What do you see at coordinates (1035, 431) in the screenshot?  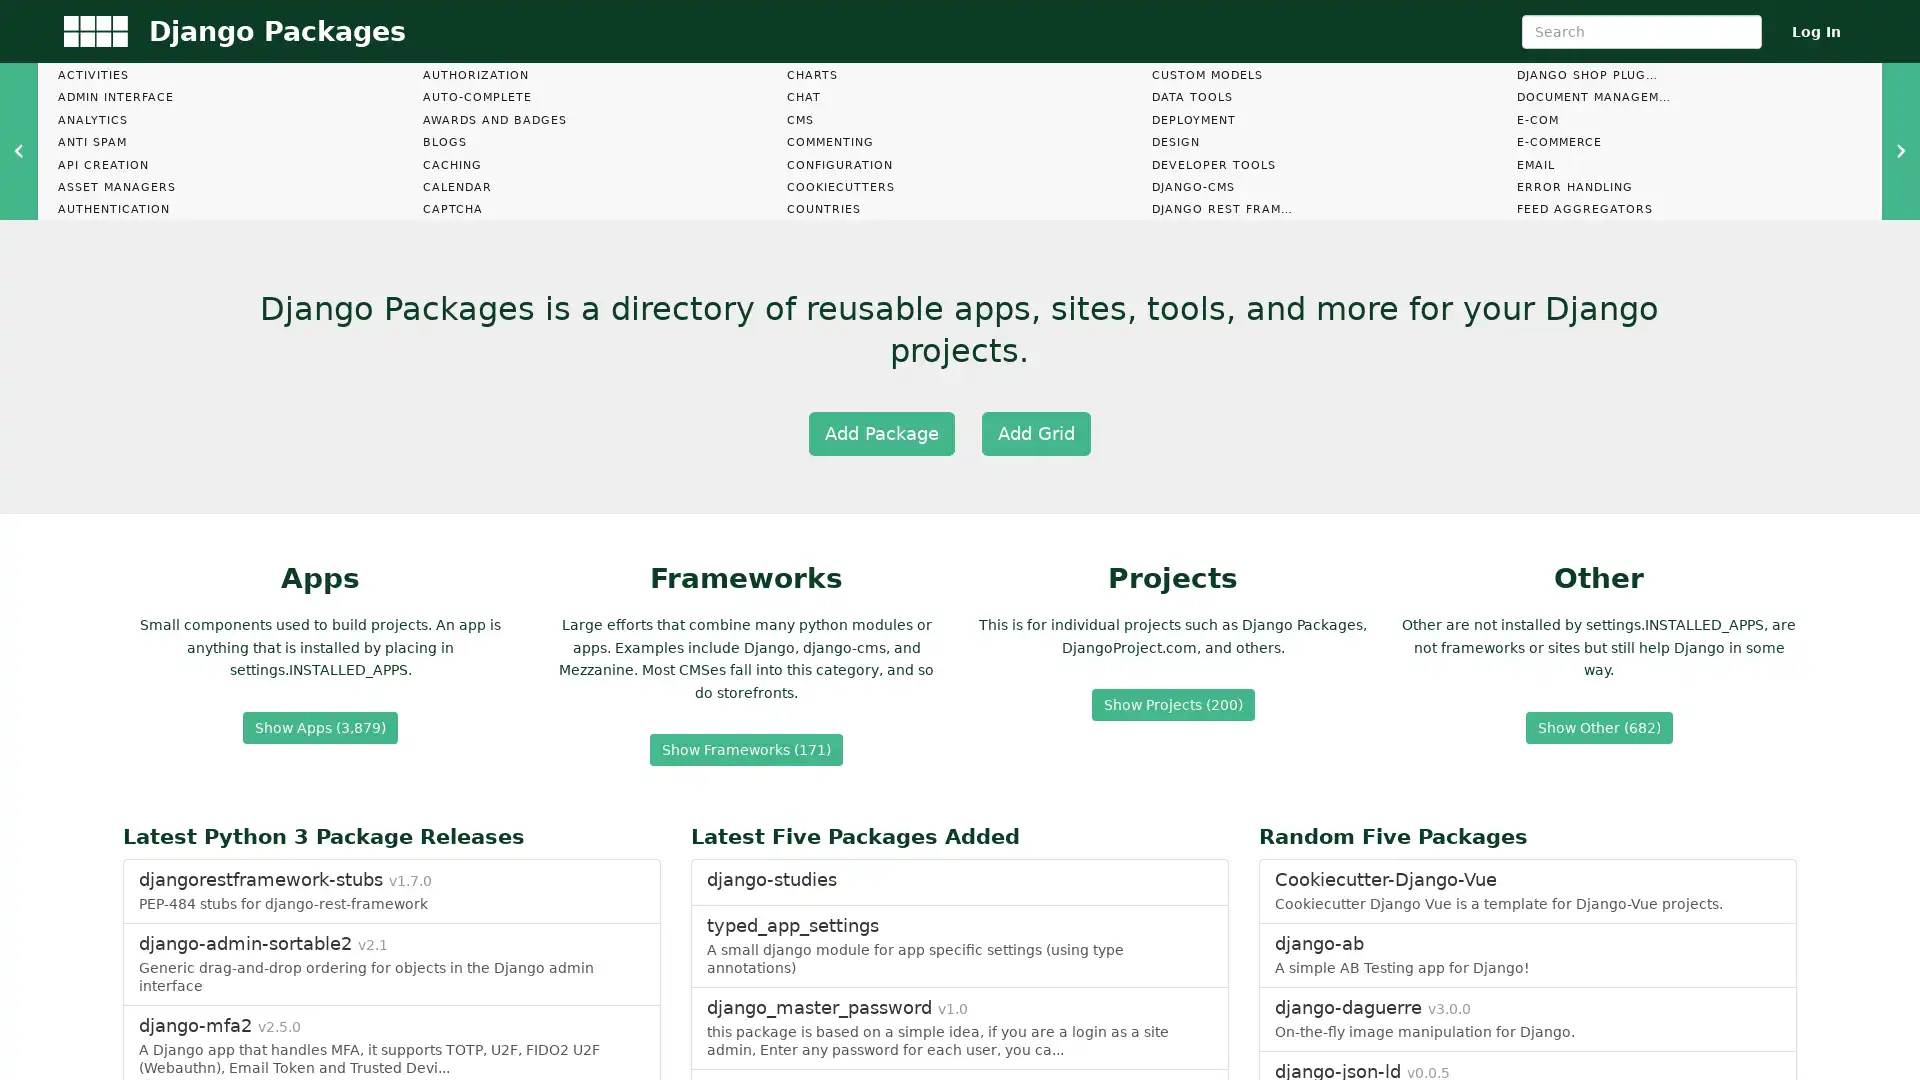 I see `Add Grid` at bounding box center [1035, 431].